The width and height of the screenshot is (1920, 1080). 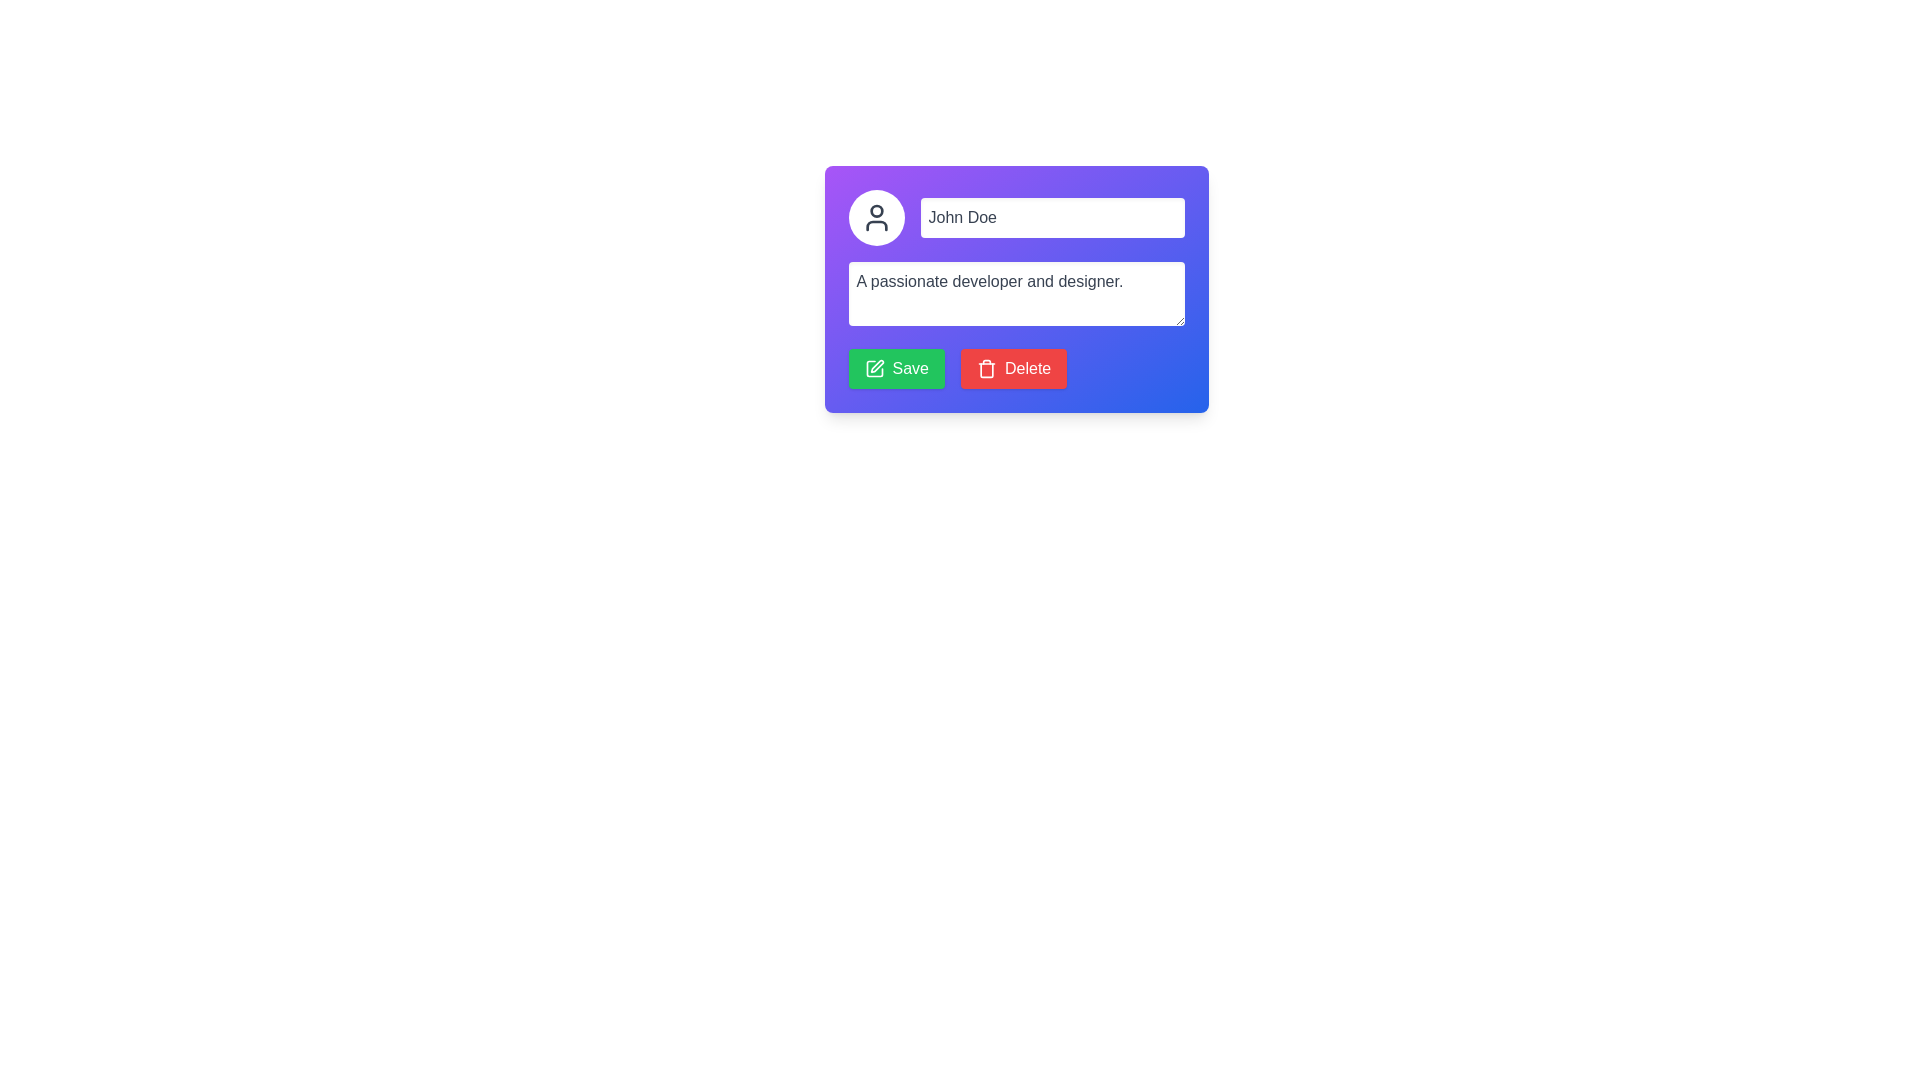 What do you see at coordinates (1016, 293) in the screenshot?
I see `the text input field displaying the content 'A passionate developer and designer.'` at bounding box center [1016, 293].